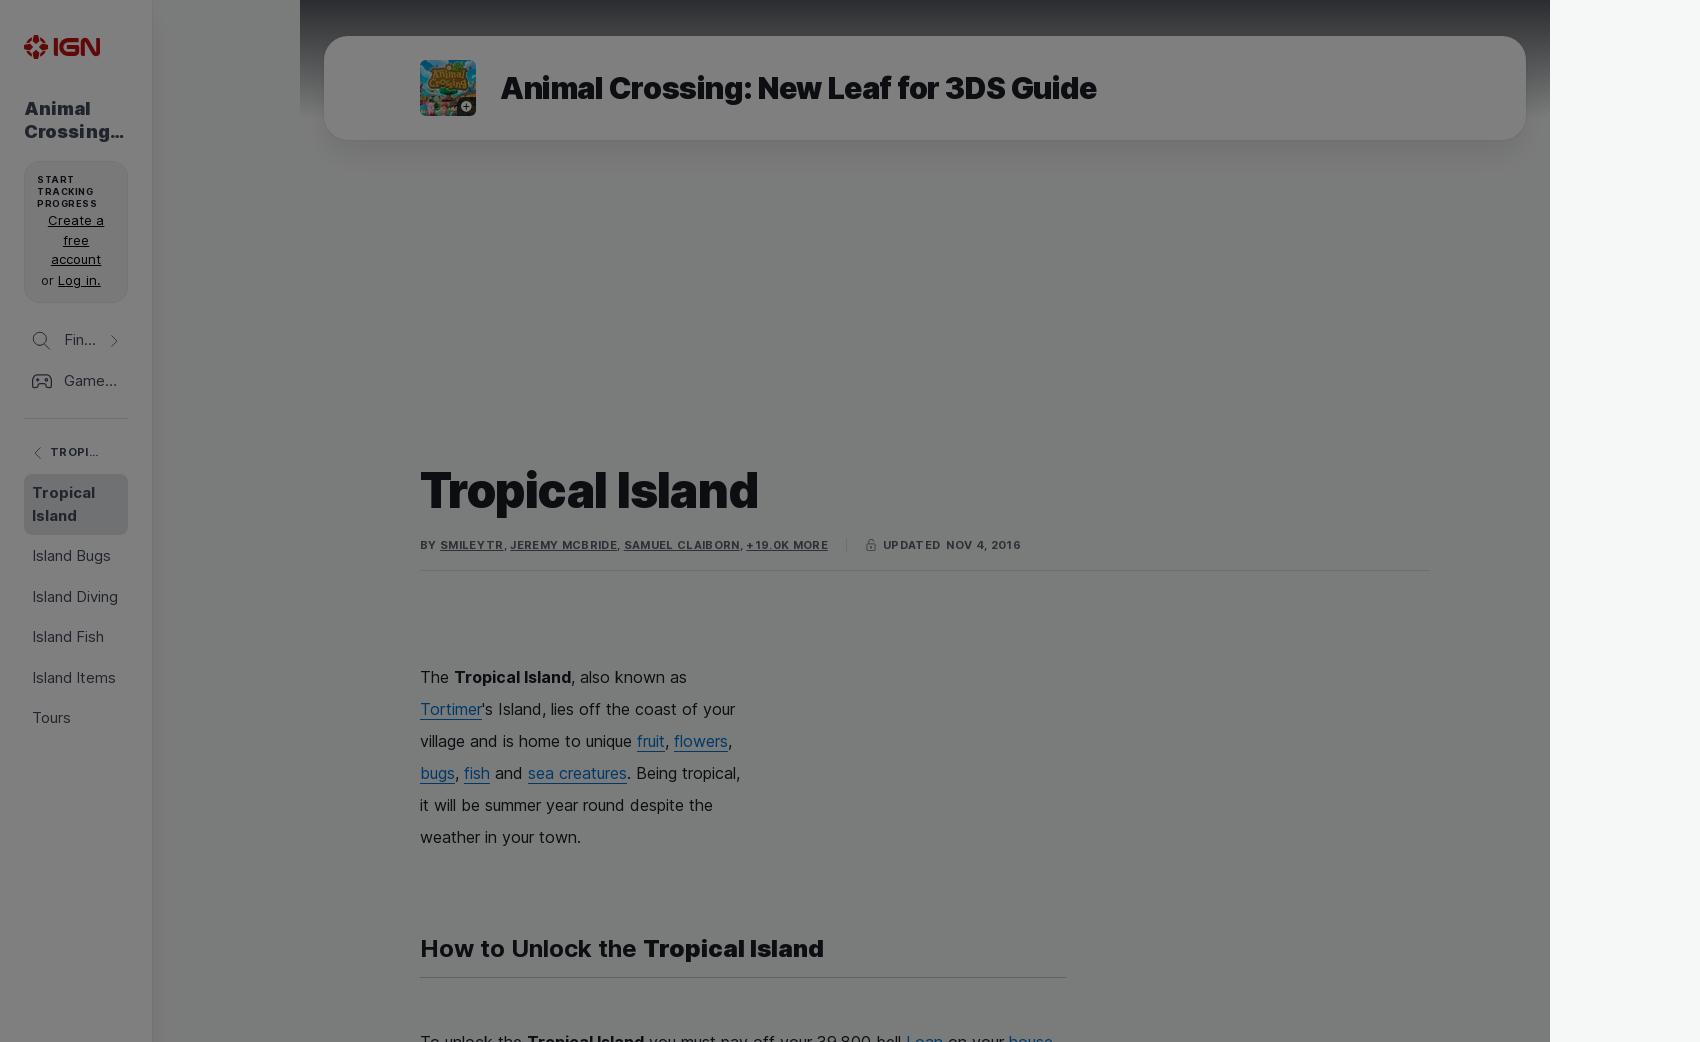 The image size is (1700, 1042). What do you see at coordinates (99, 296) in the screenshot?
I see `'Game Info'` at bounding box center [99, 296].